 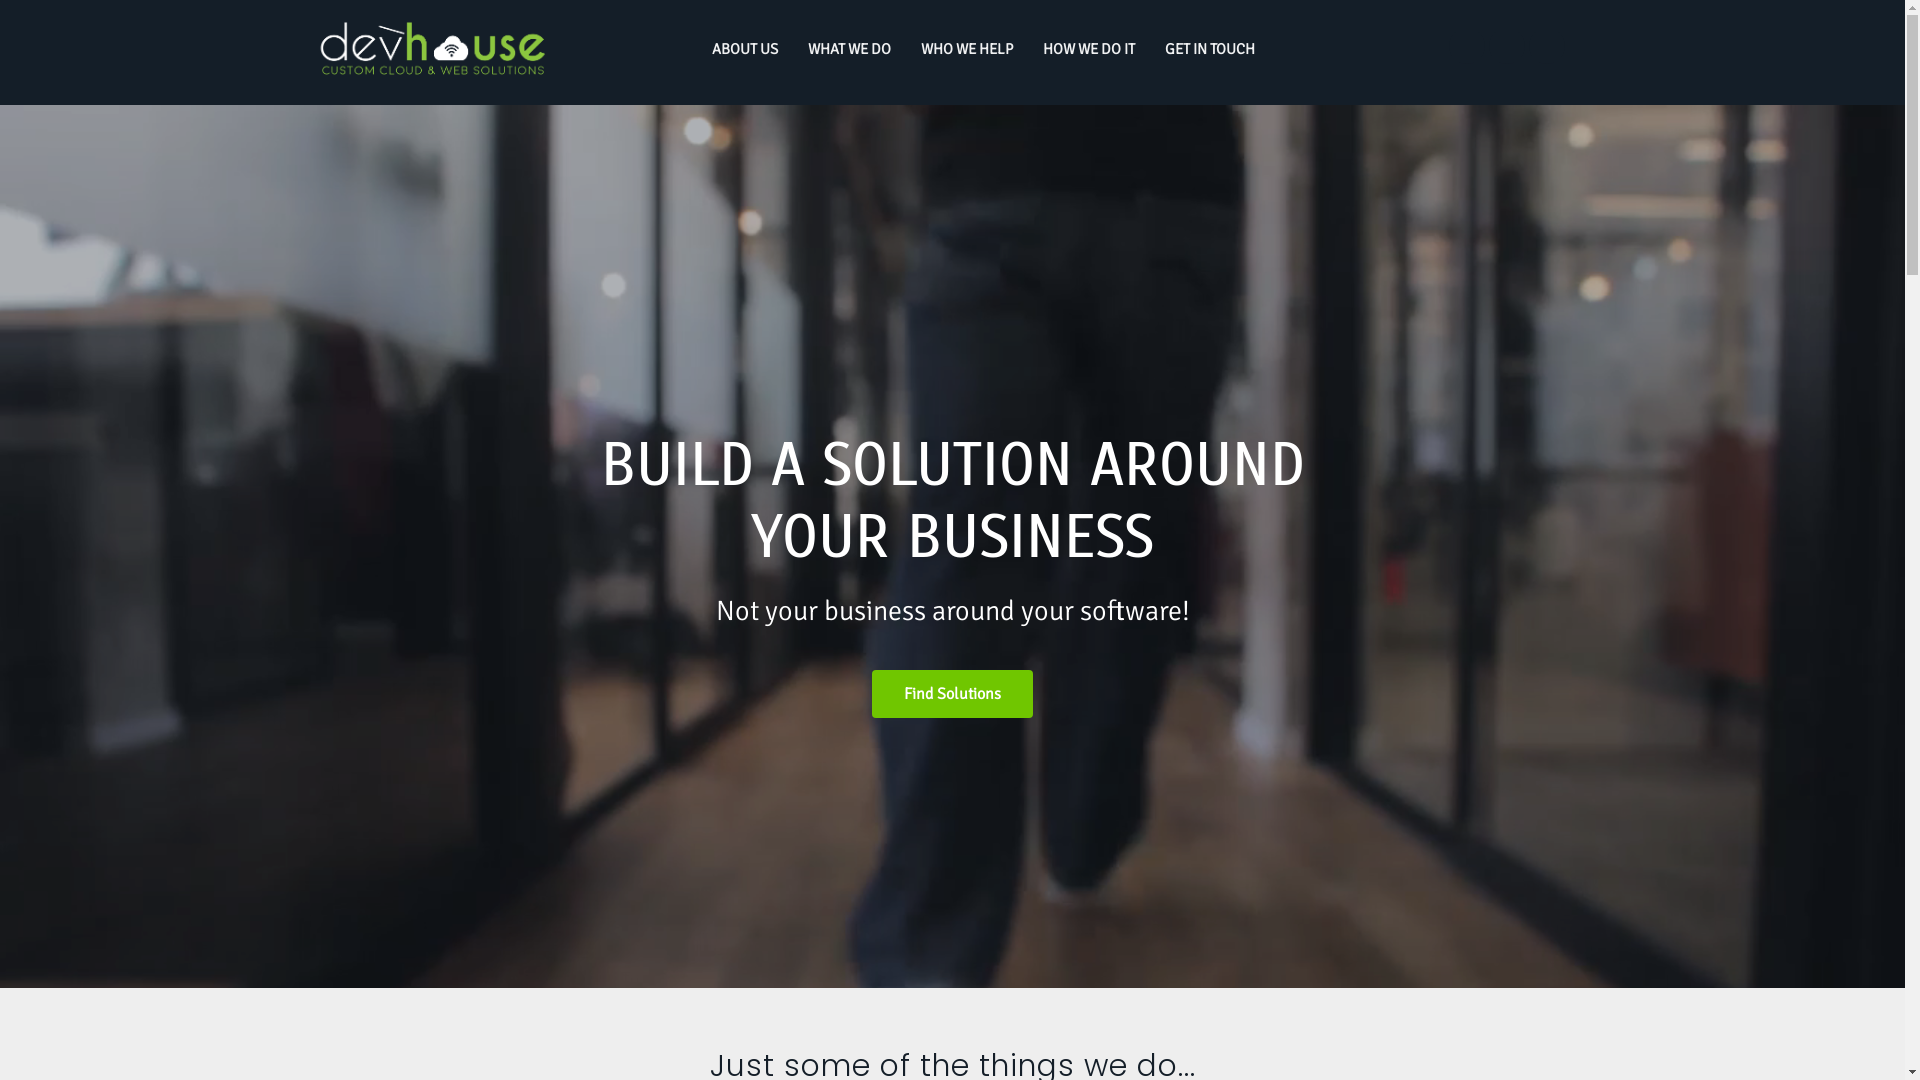 What do you see at coordinates (1088, 49) in the screenshot?
I see `'HOW WE DO IT'` at bounding box center [1088, 49].